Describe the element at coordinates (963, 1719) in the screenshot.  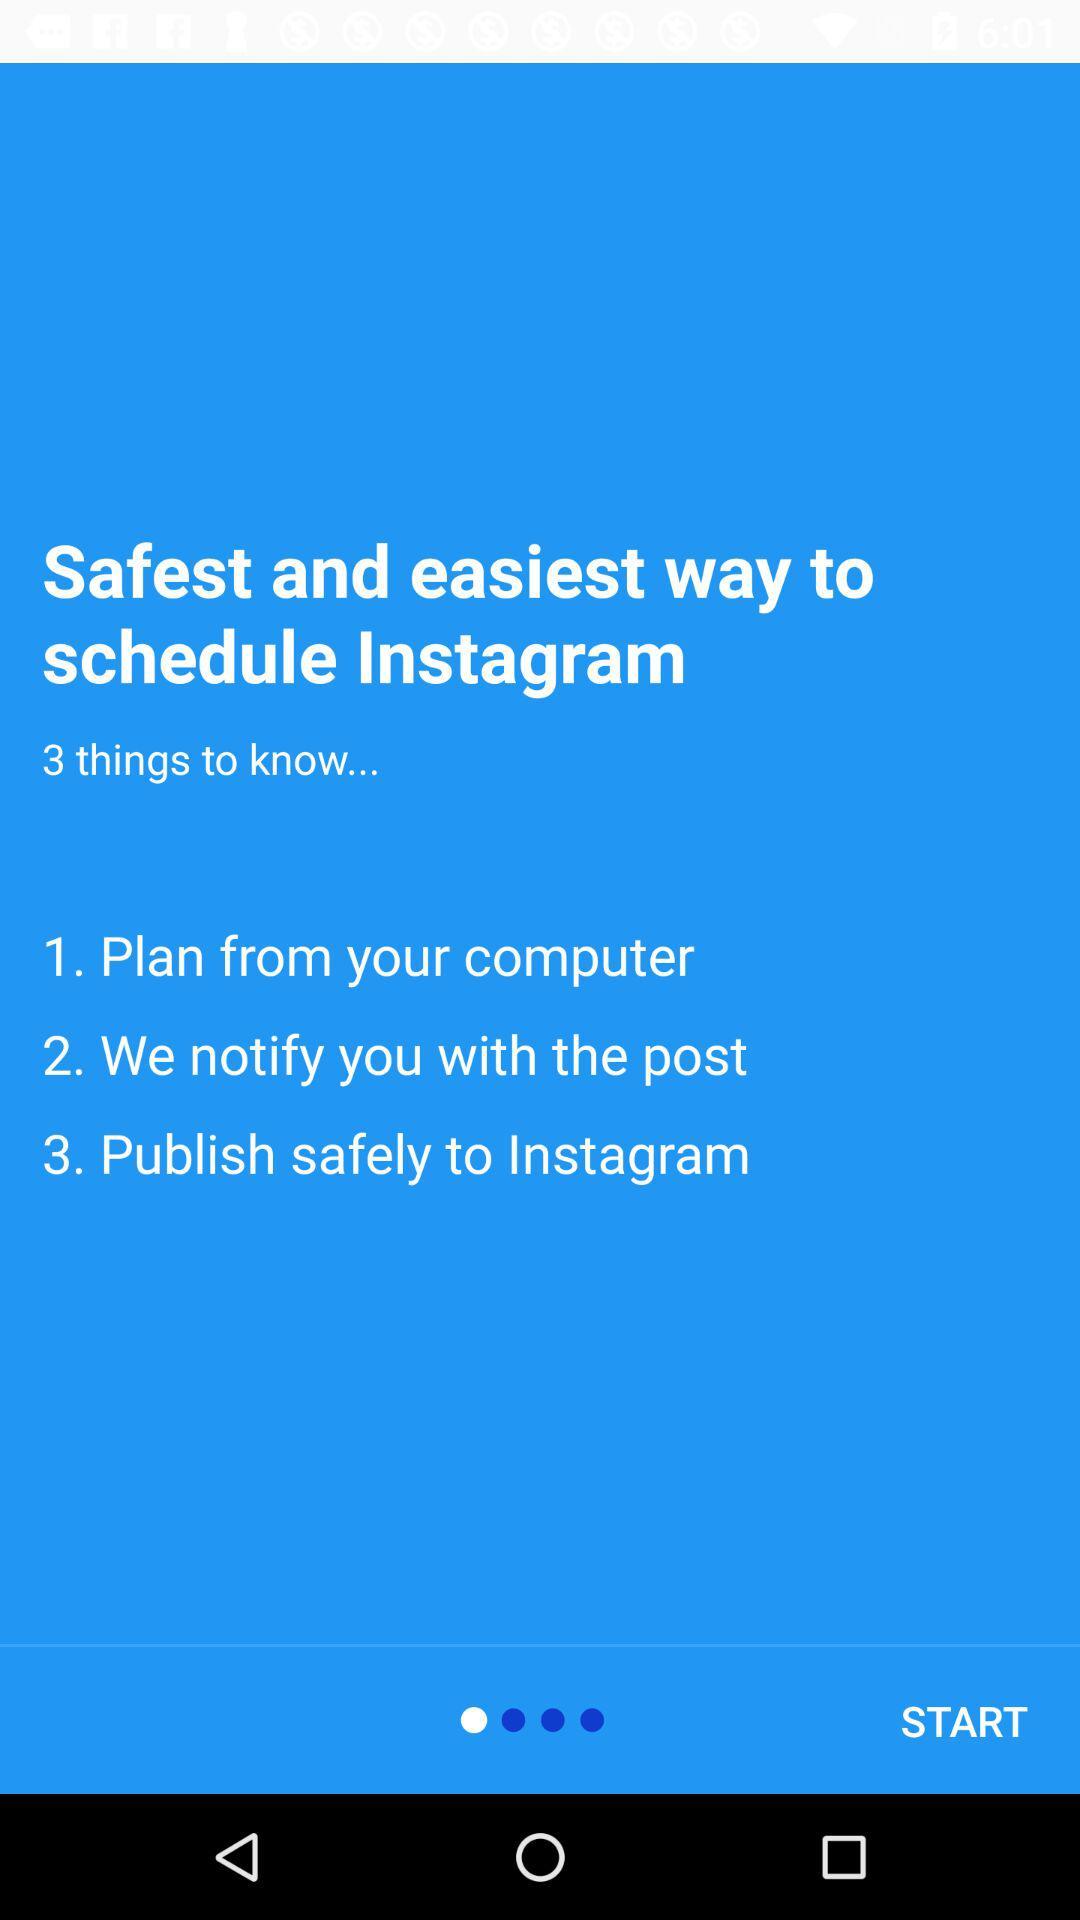
I see `icon at the bottom right corner` at that location.